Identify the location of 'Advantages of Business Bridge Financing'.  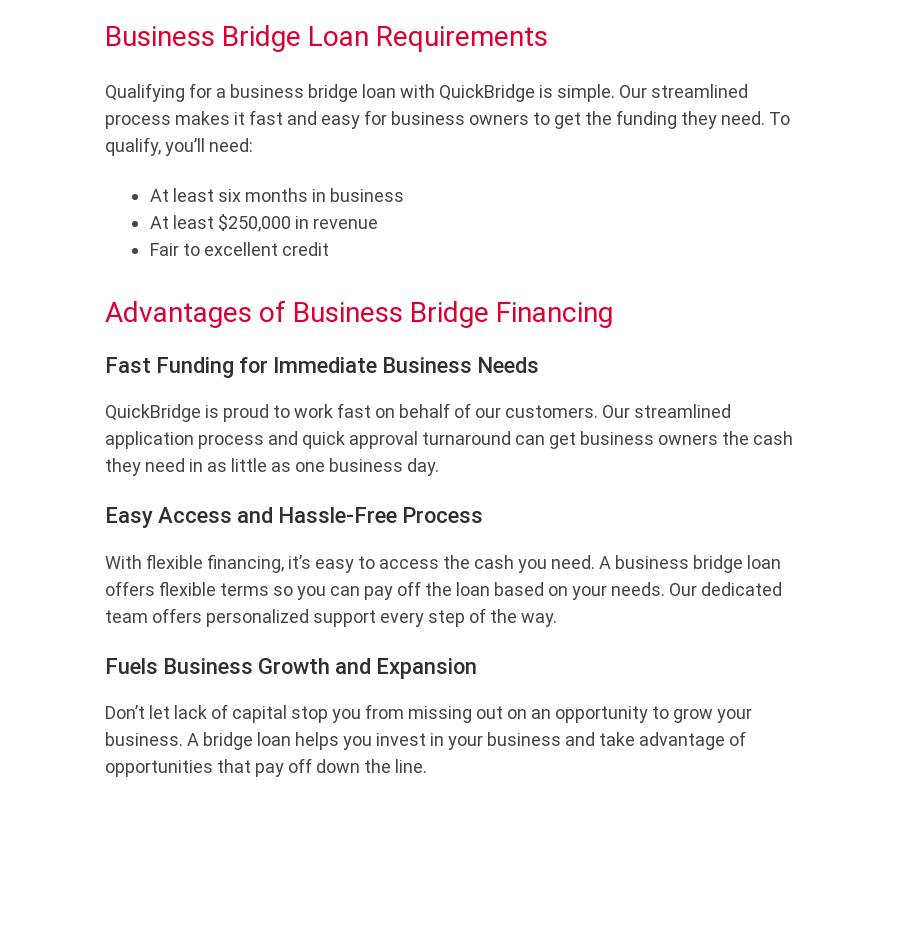
(357, 312).